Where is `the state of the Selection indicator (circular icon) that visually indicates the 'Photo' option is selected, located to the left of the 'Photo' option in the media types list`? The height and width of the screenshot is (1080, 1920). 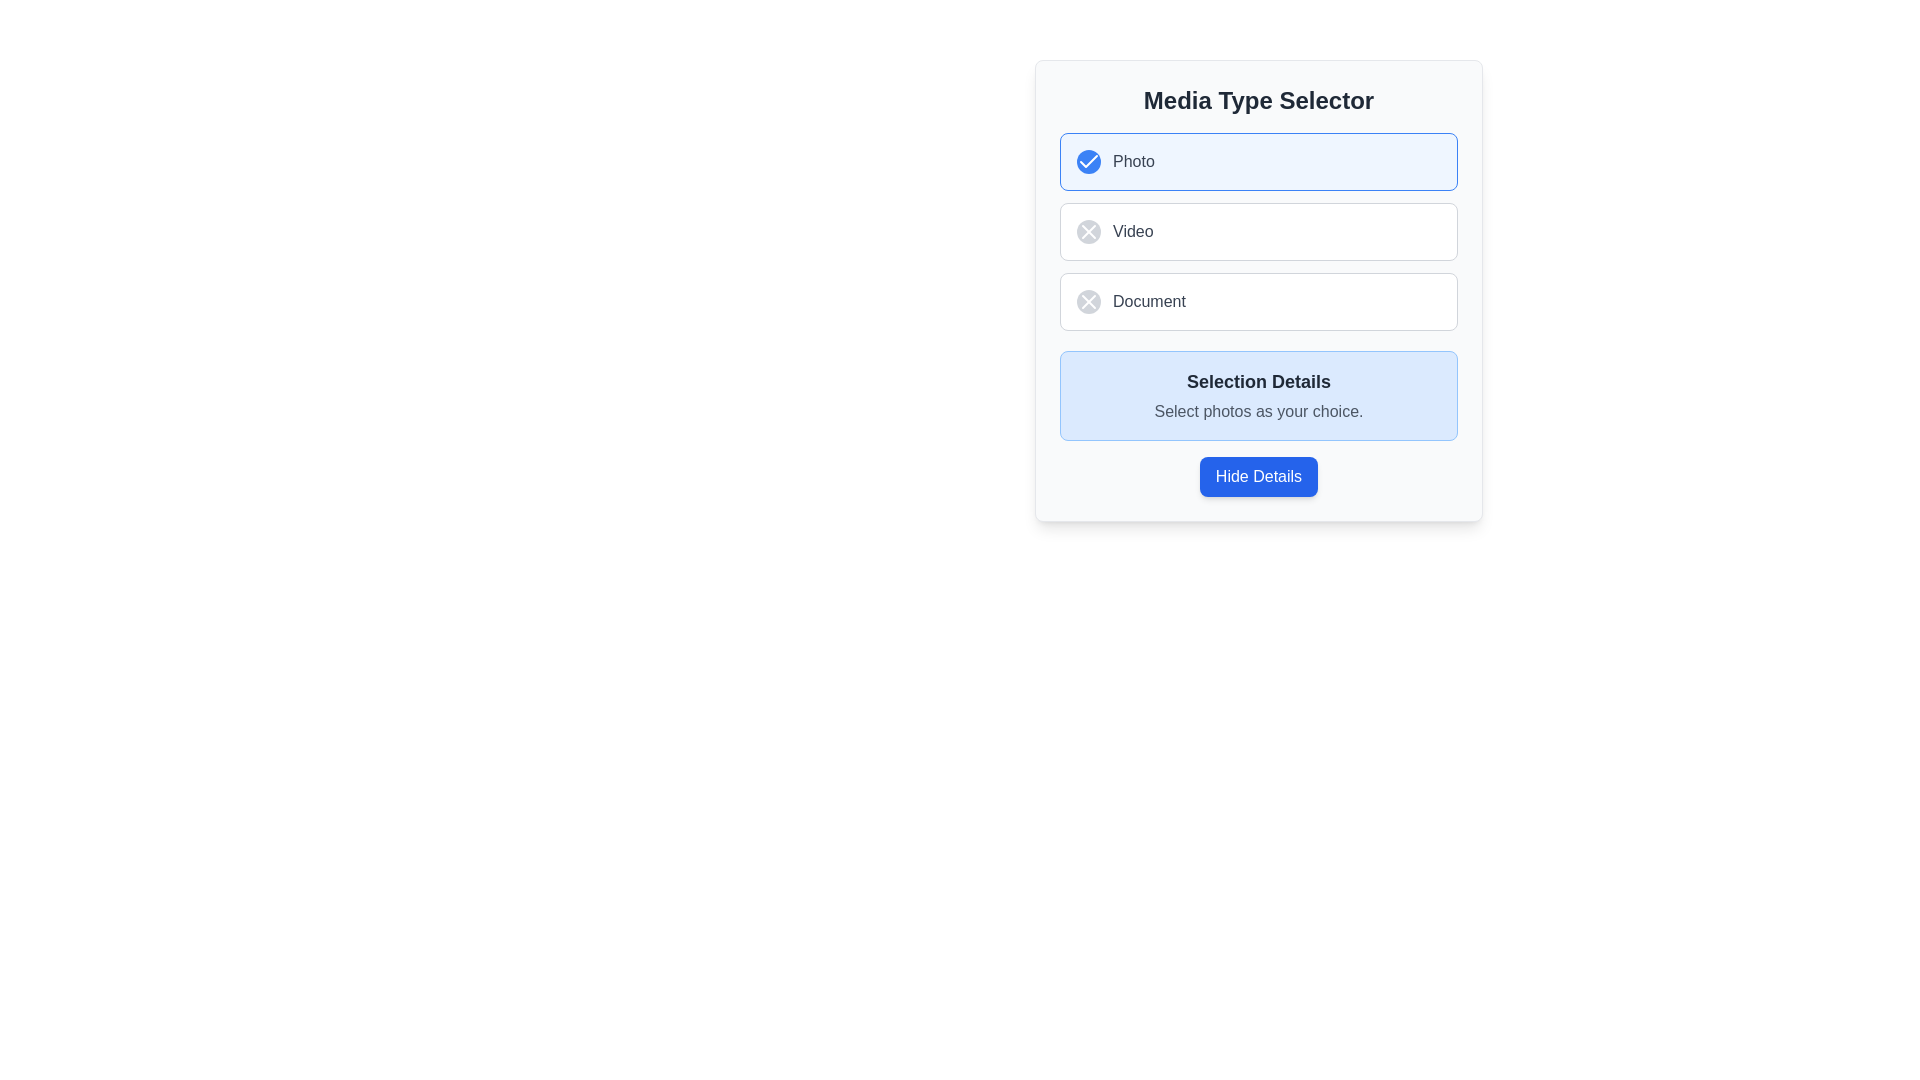 the state of the Selection indicator (circular icon) that visually indicates the 'Photo' option is selected, located to the left of the 'Photo' option in the media types list is located at coordinates (1088, 161).